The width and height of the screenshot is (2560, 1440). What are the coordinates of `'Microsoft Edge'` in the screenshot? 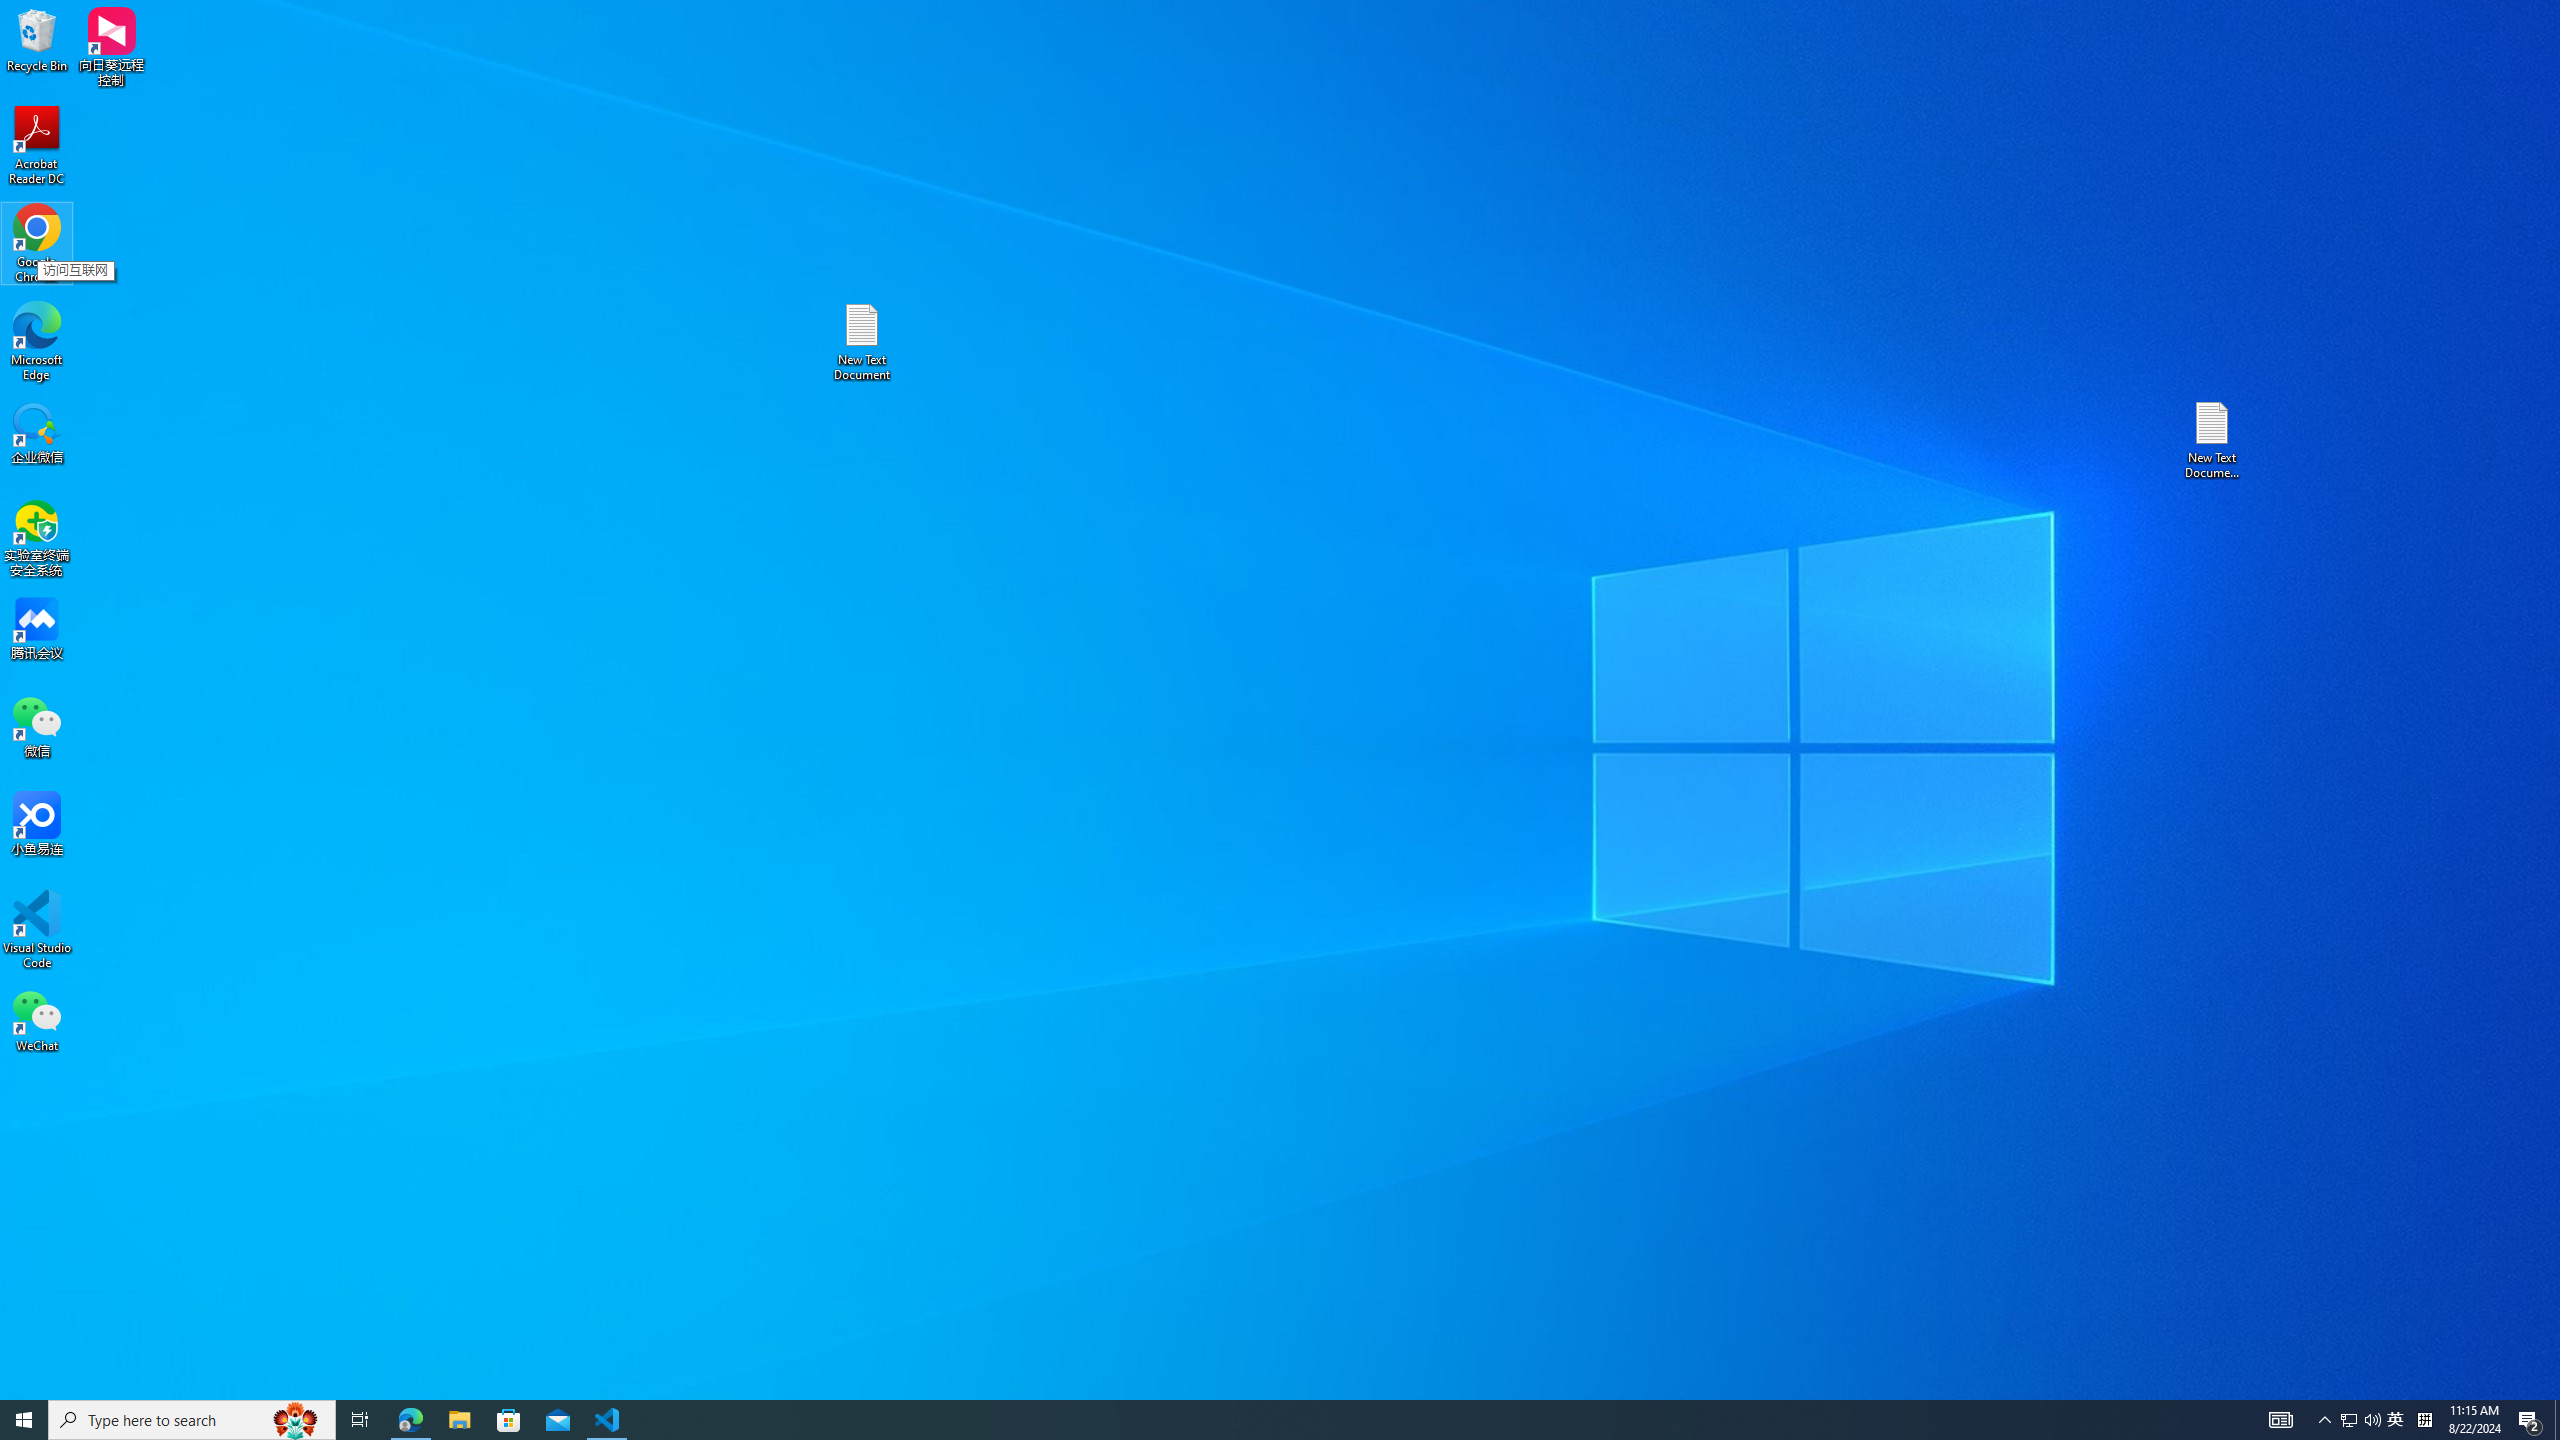 It's located at (36, 341).